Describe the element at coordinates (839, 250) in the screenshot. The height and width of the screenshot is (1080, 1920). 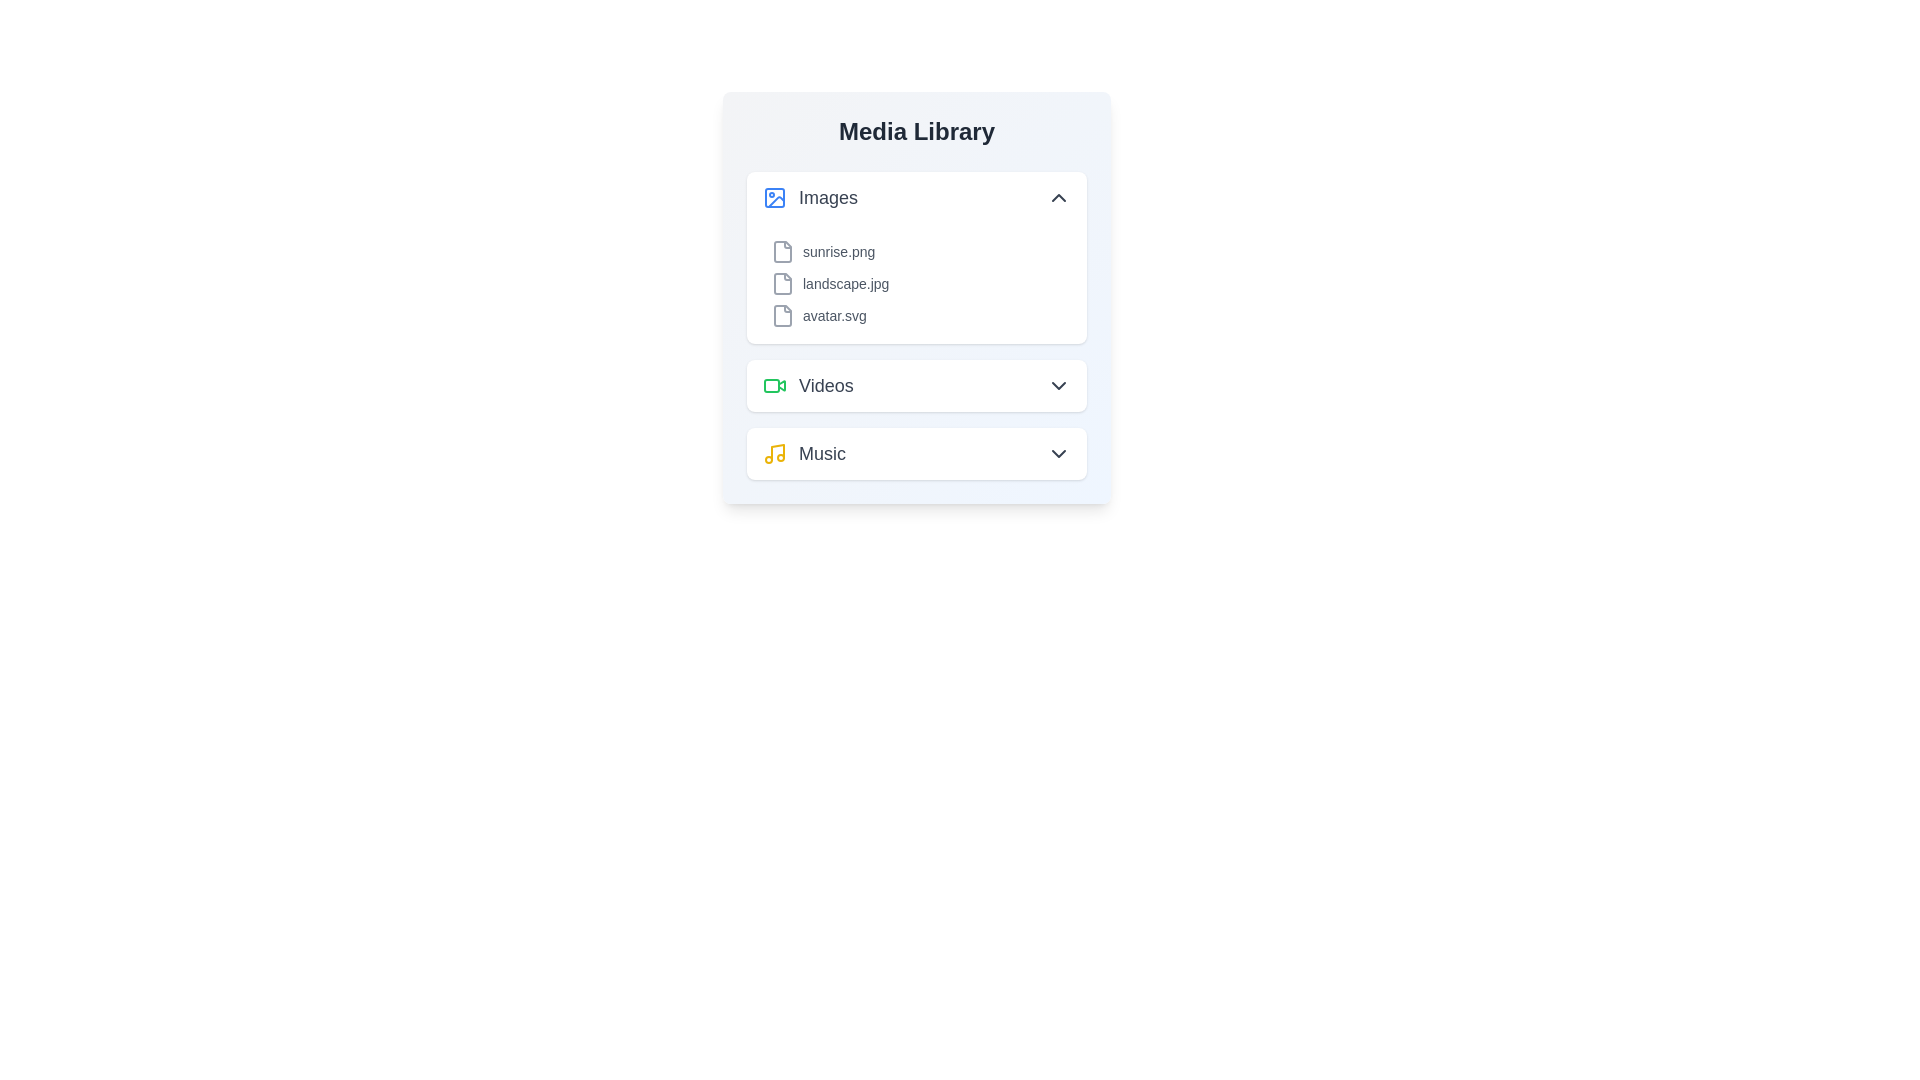
I see `the text label 'sunrise.png' styled in a small gray font` at that location.